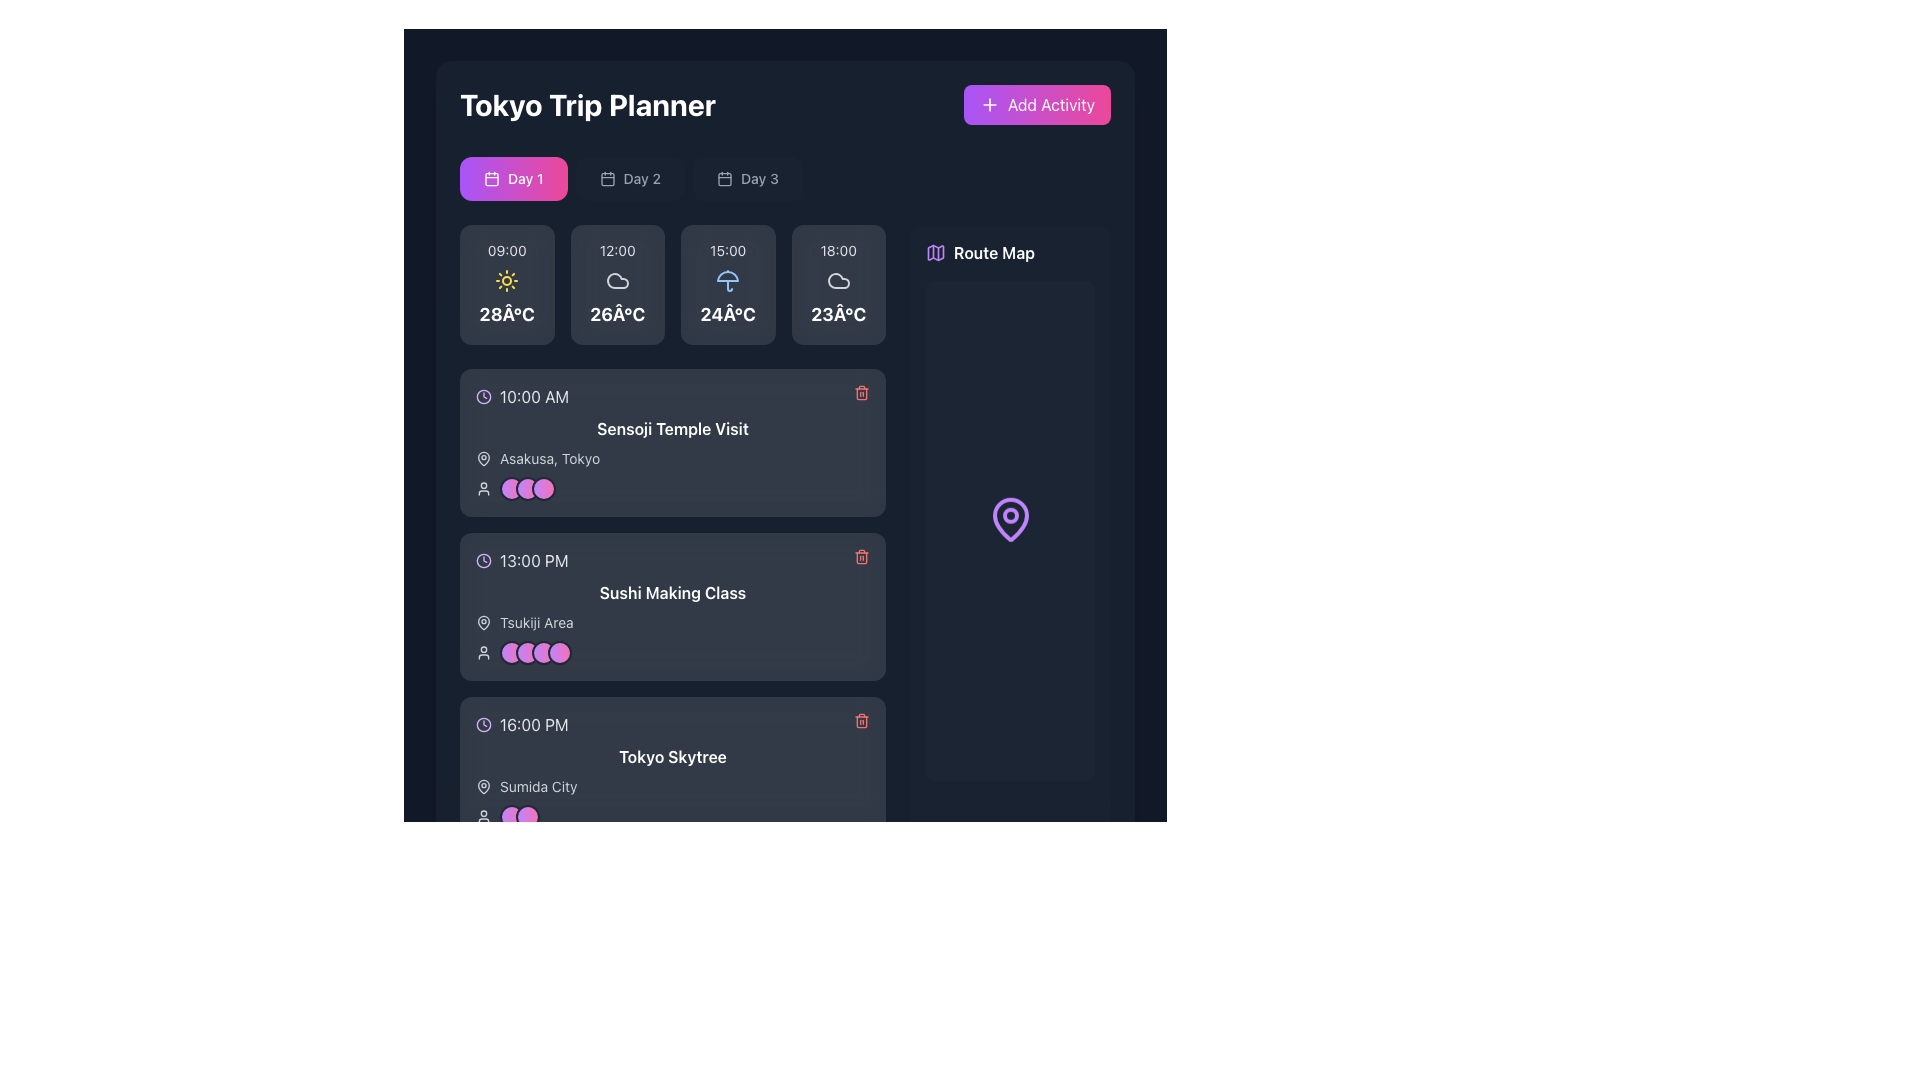  What do you see at coordinates (727, 281) in the screenshot?
I see `the blue umbrella-like icon that is centrally located between the time label '15:00' and the temperature '24°C'` at bounding box center [727, 281].